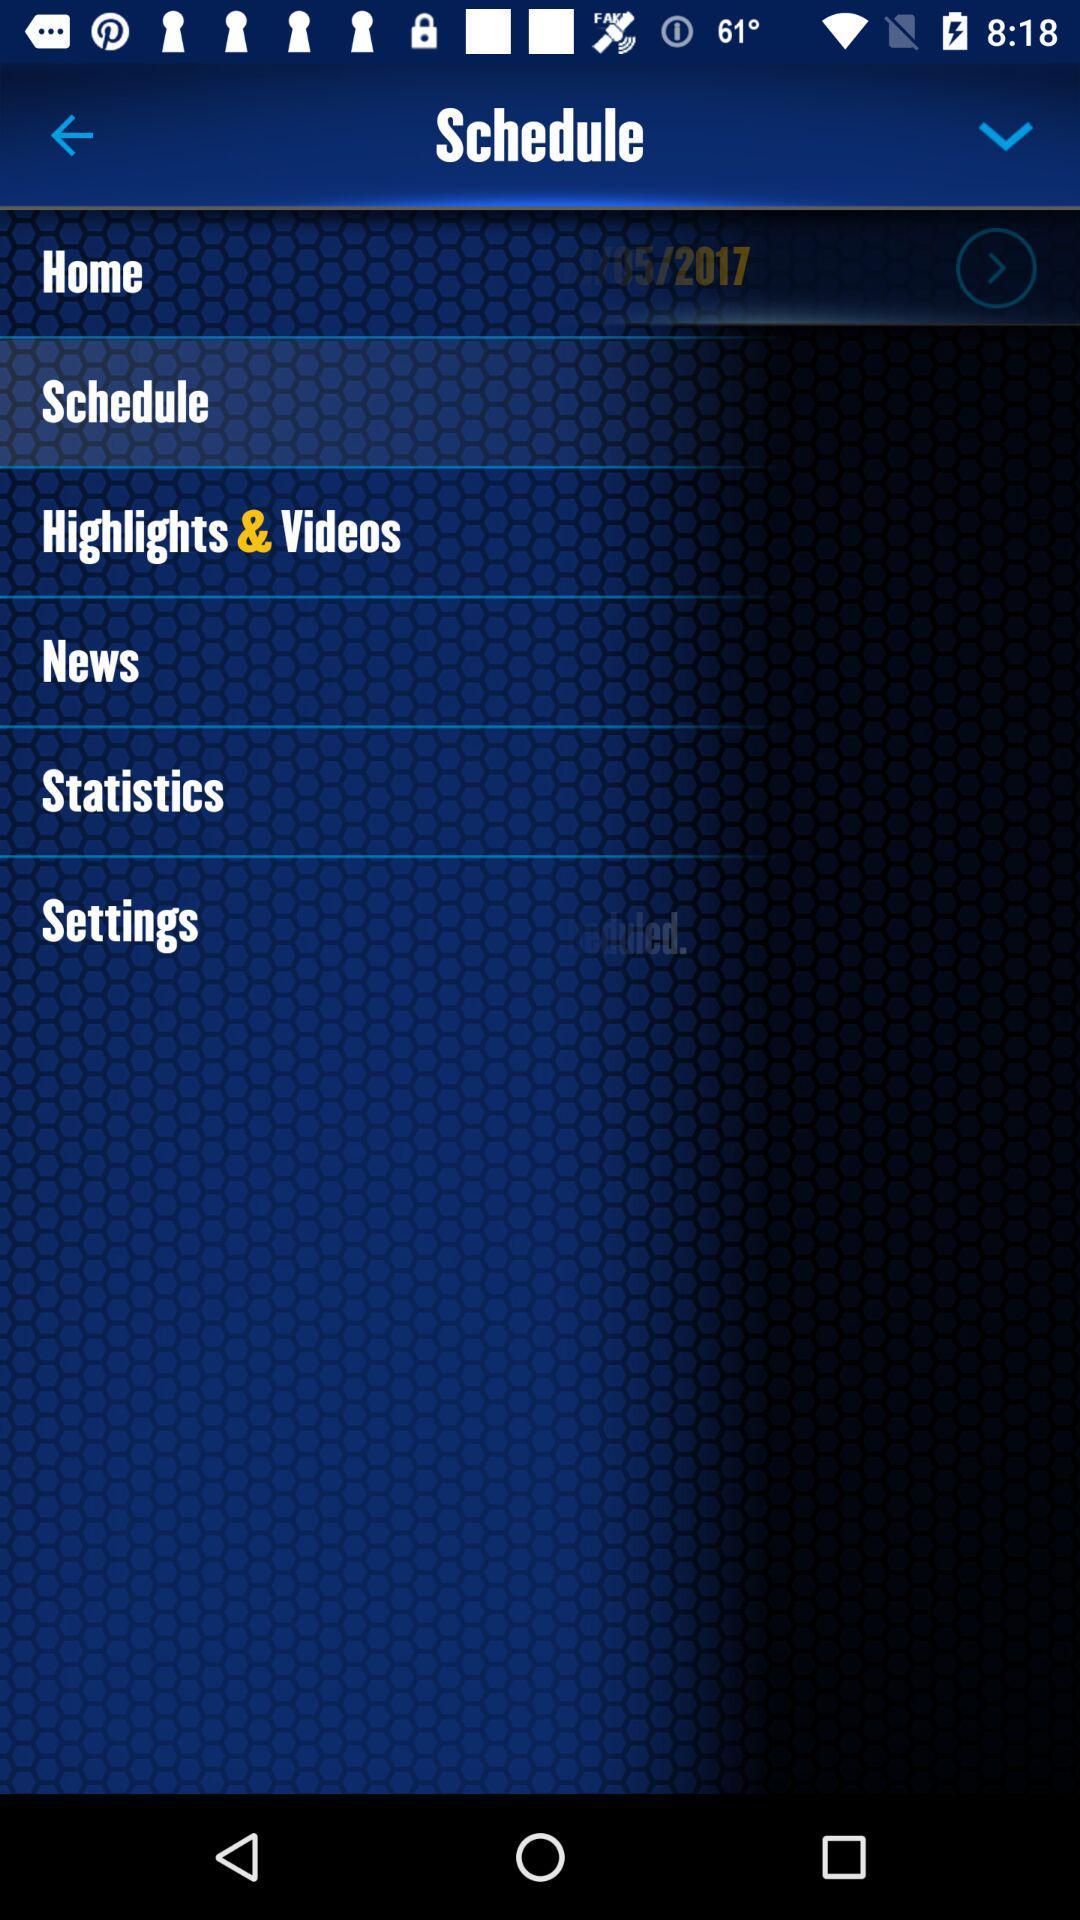 This screenshot has height=1920, width=1080. What do you see at coordinates (995, 266) in the screenshot?
I see `the arrow_forward icon` at bounding box center [995, 266].